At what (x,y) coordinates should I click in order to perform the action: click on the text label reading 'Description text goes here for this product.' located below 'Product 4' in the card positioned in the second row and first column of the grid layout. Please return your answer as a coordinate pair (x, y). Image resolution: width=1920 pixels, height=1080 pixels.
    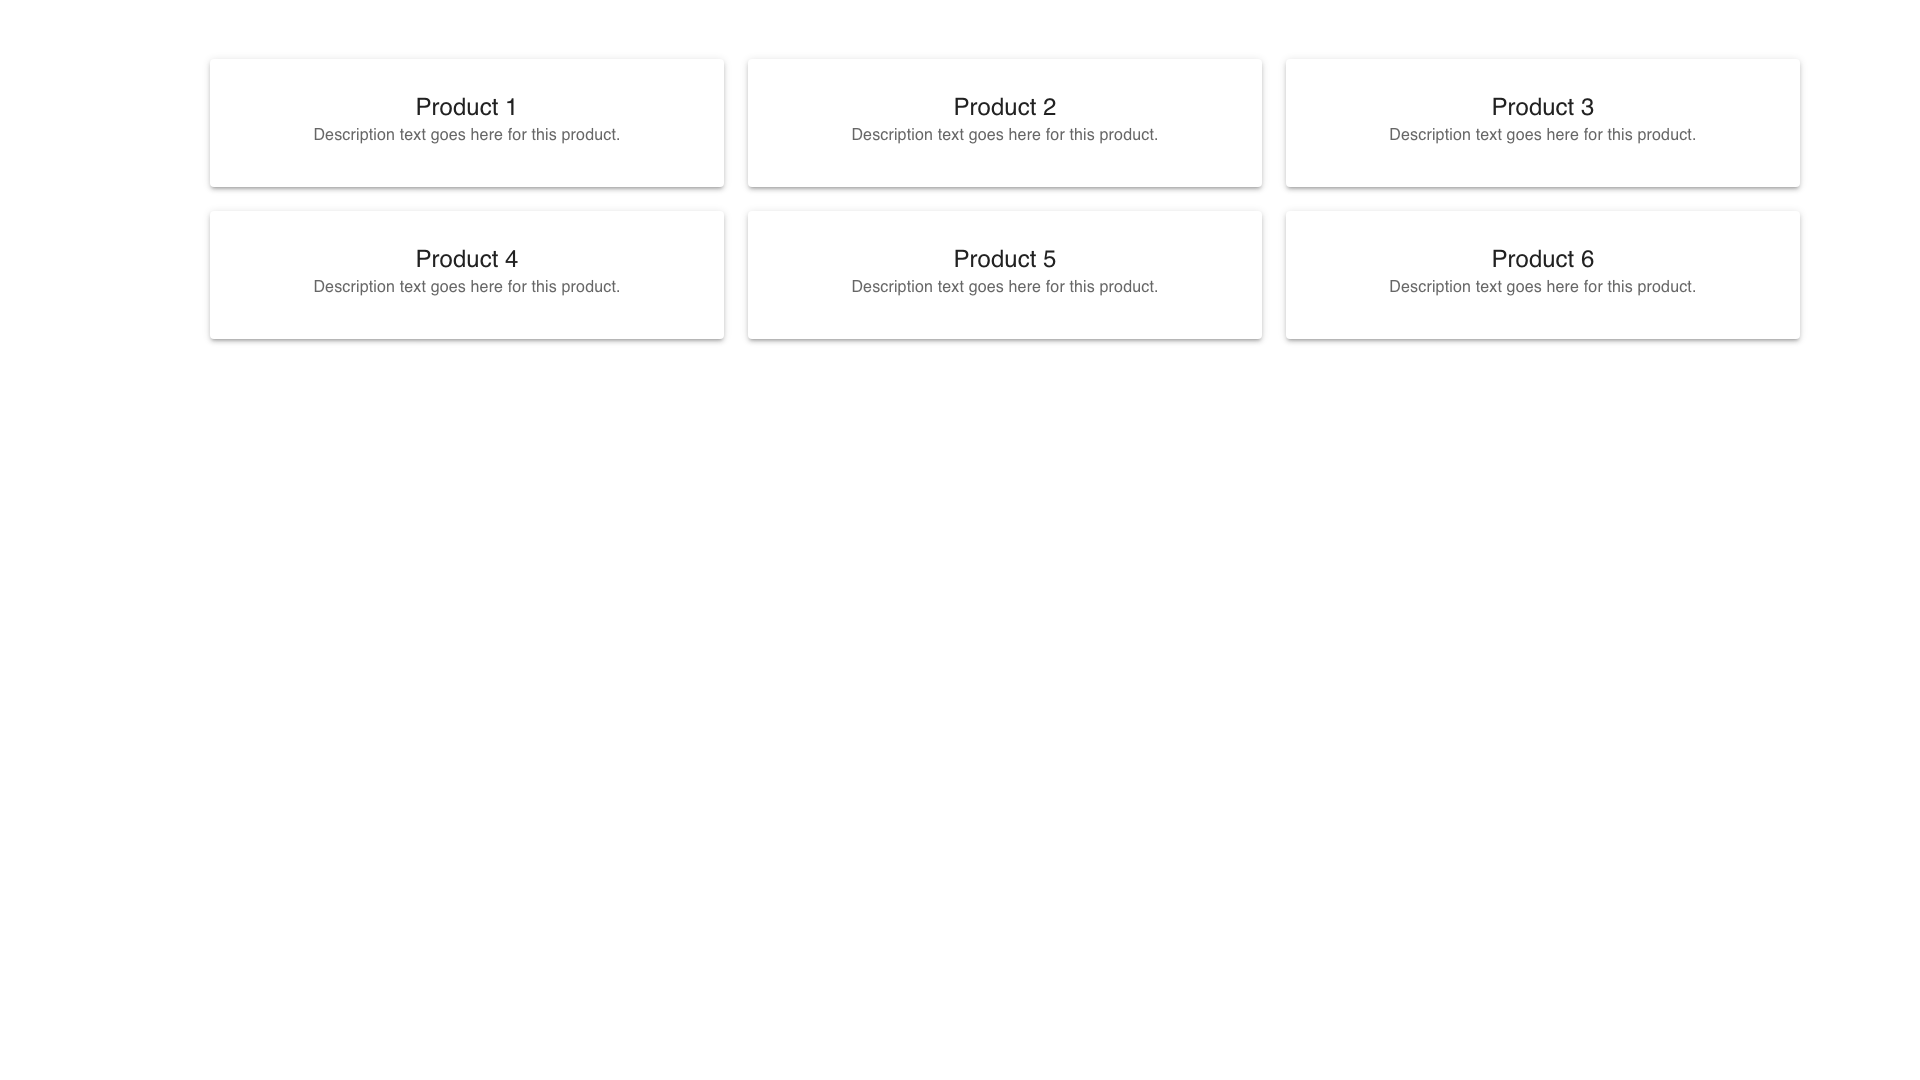
    Looking at the image, I should click on (465, 287).